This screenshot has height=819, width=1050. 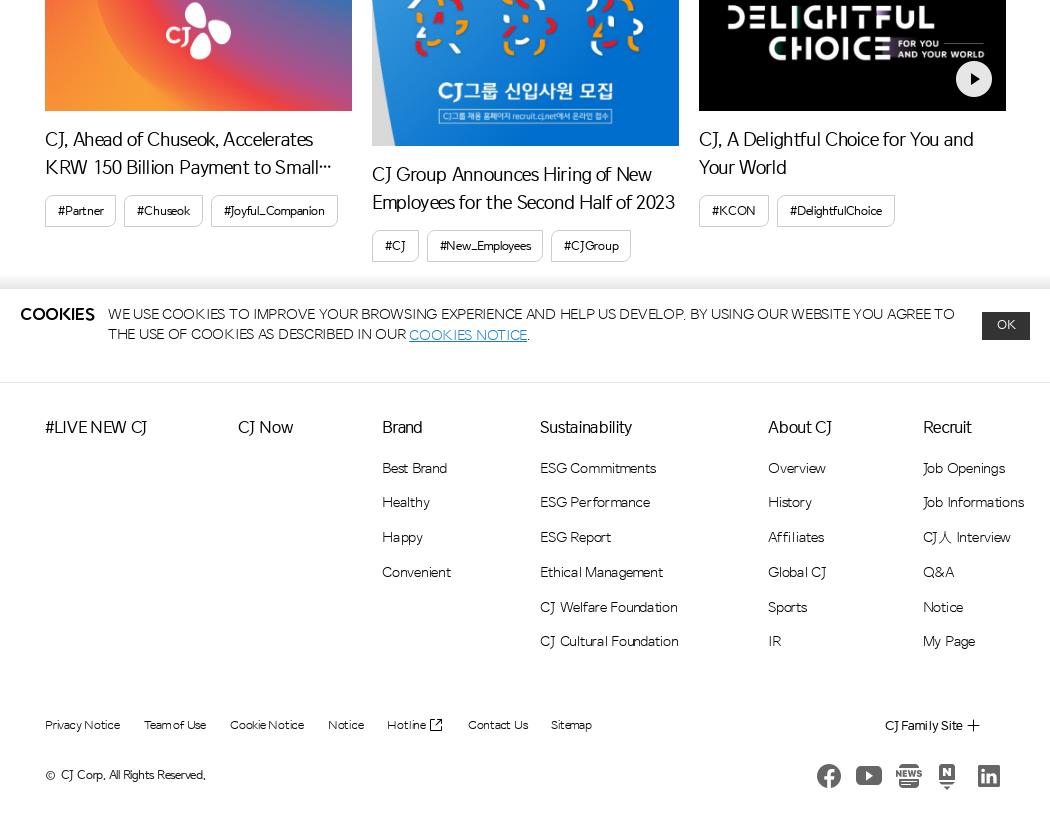 I want to click on 'Sports', so click(x=786, y=605).